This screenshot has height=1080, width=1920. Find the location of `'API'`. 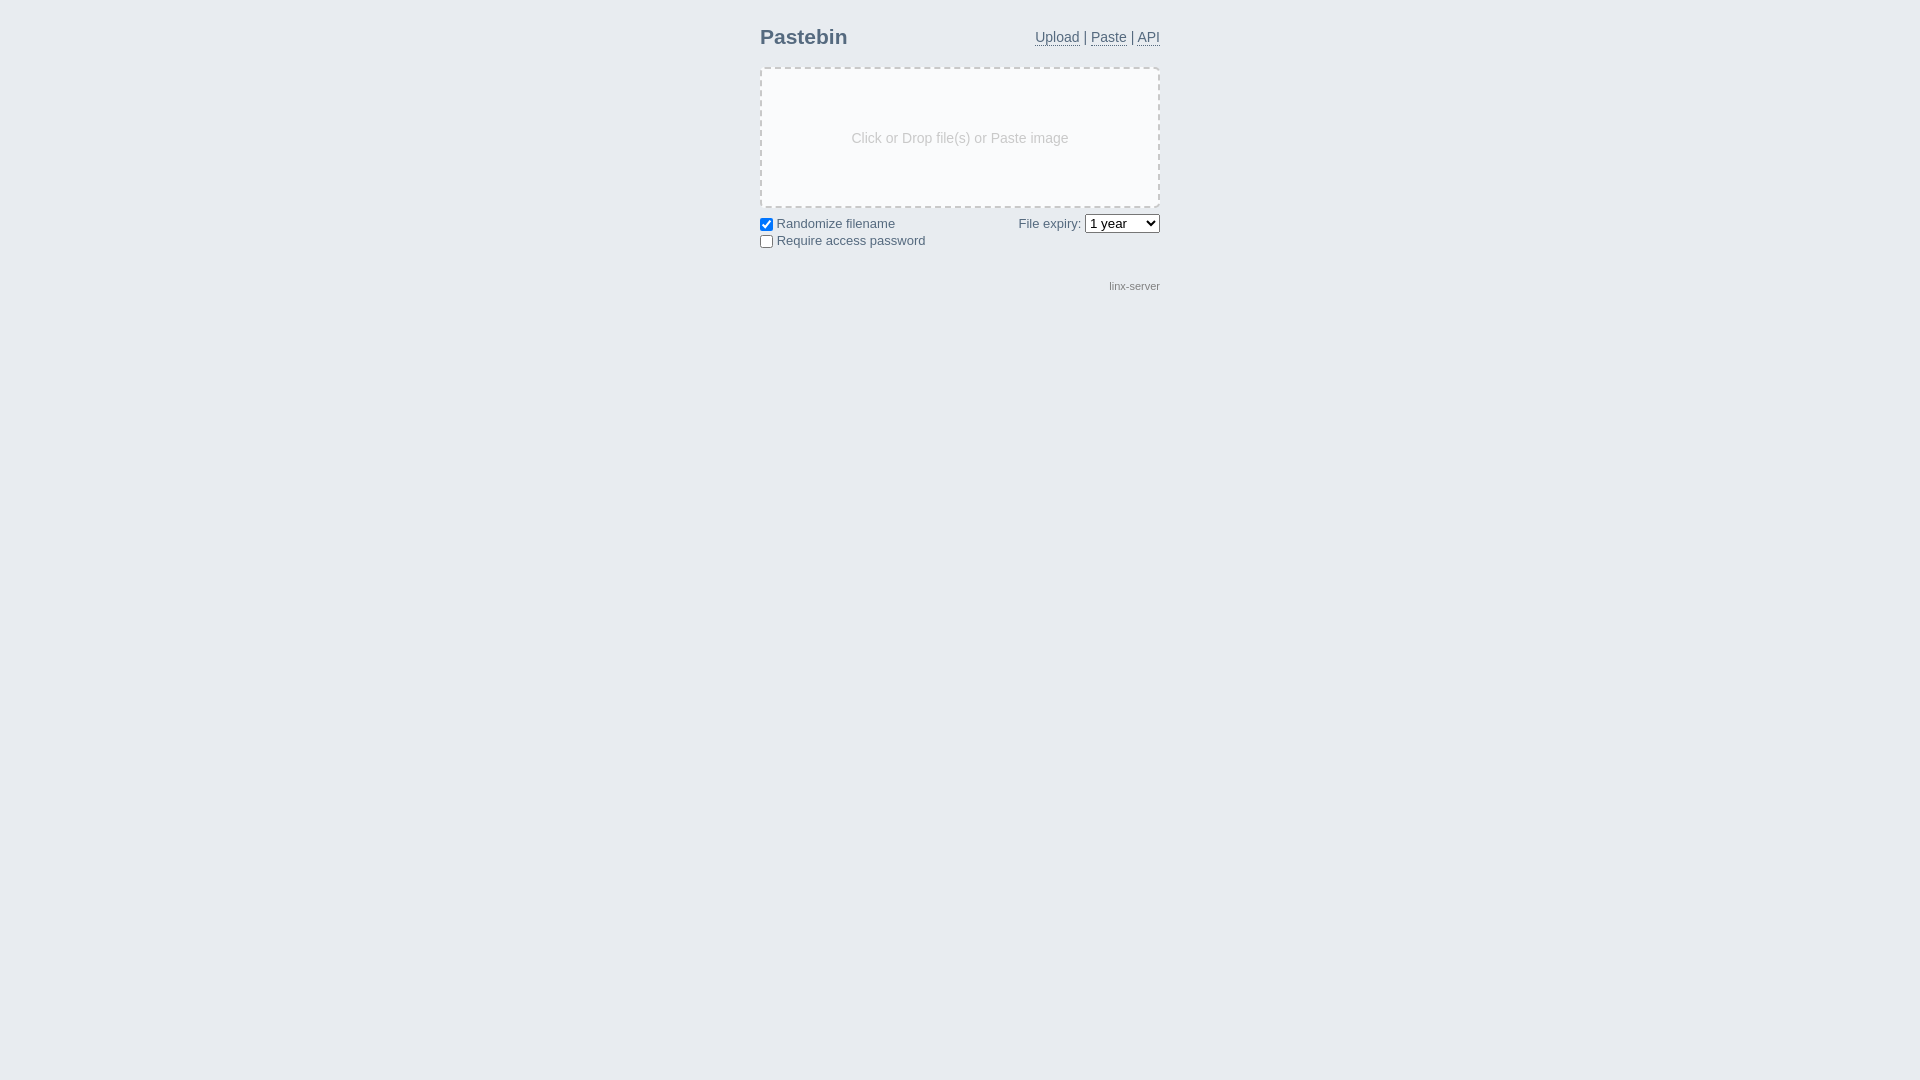

'API' is located at coordinates (1148, 37).